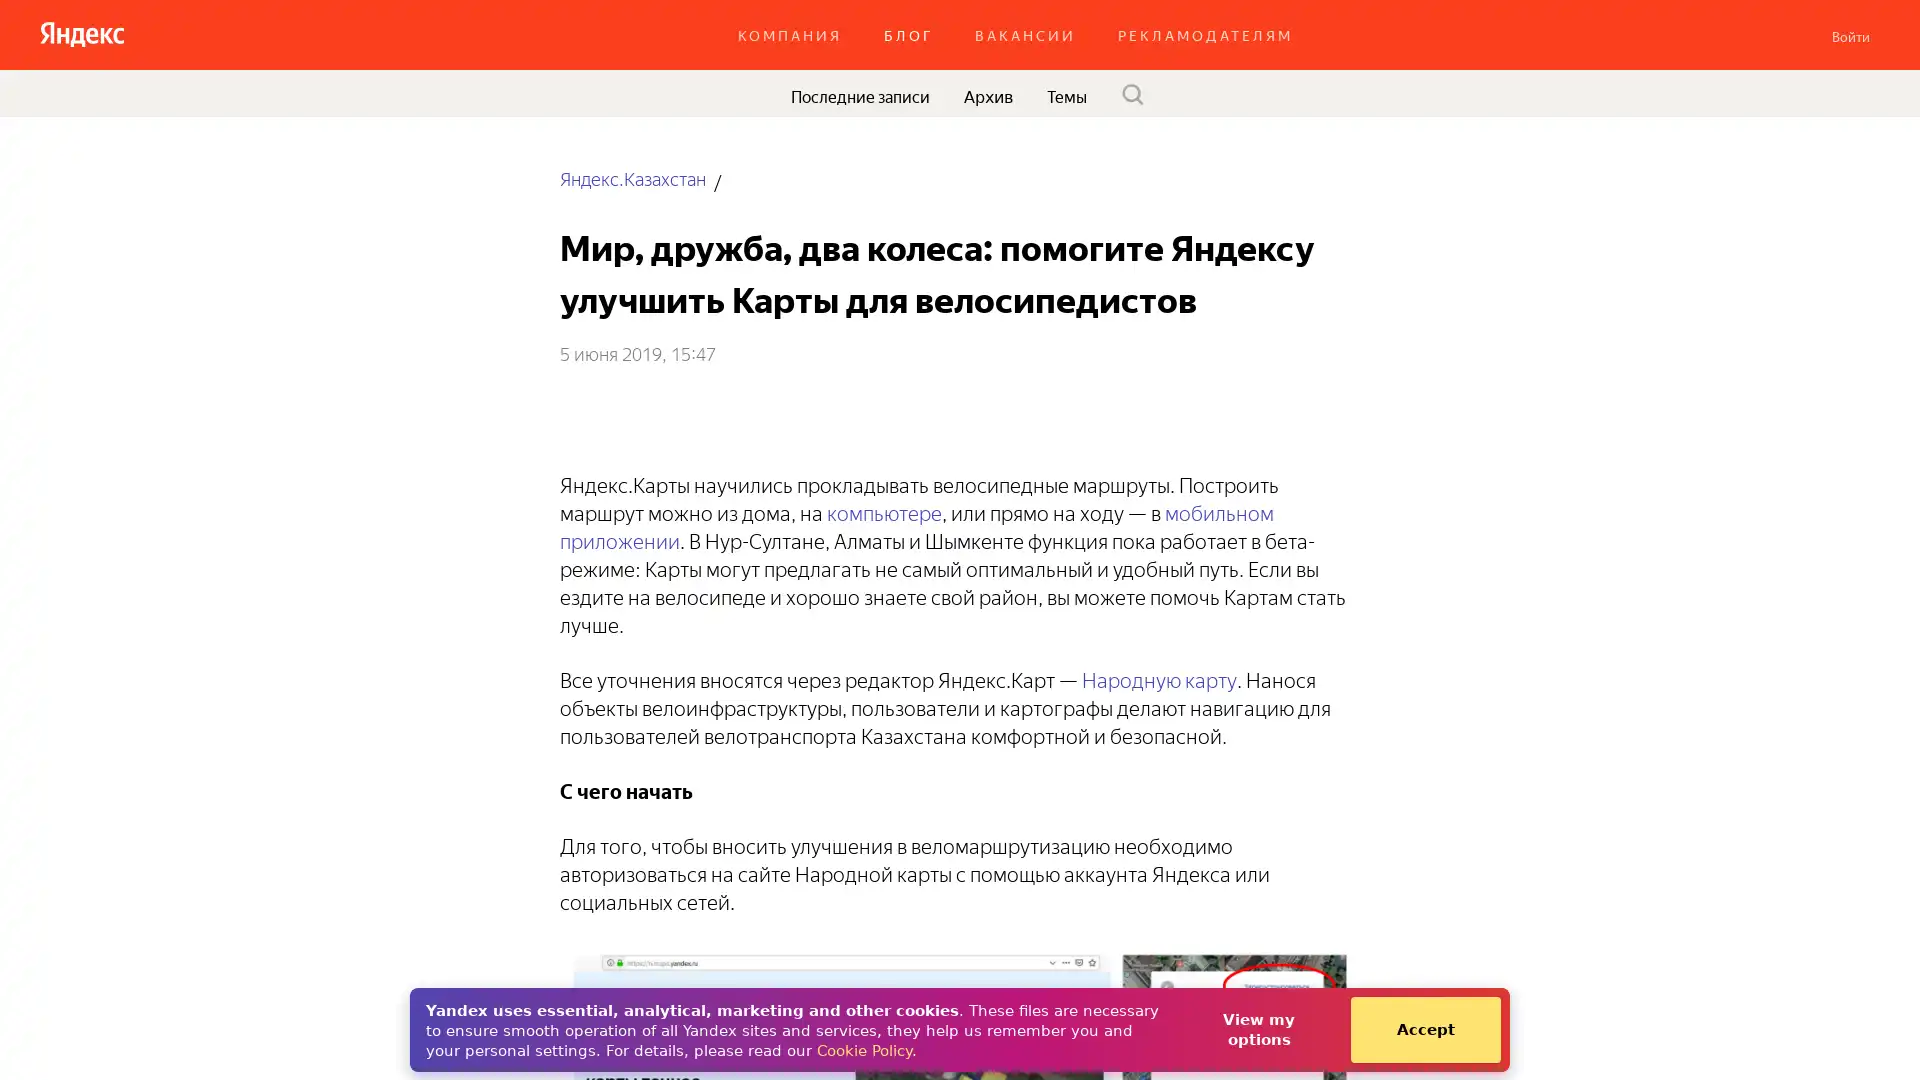  What do you see at coordinates (1424, 1029) in the screenshot?
I see `Accept` at bounding box center [1424, 1029].